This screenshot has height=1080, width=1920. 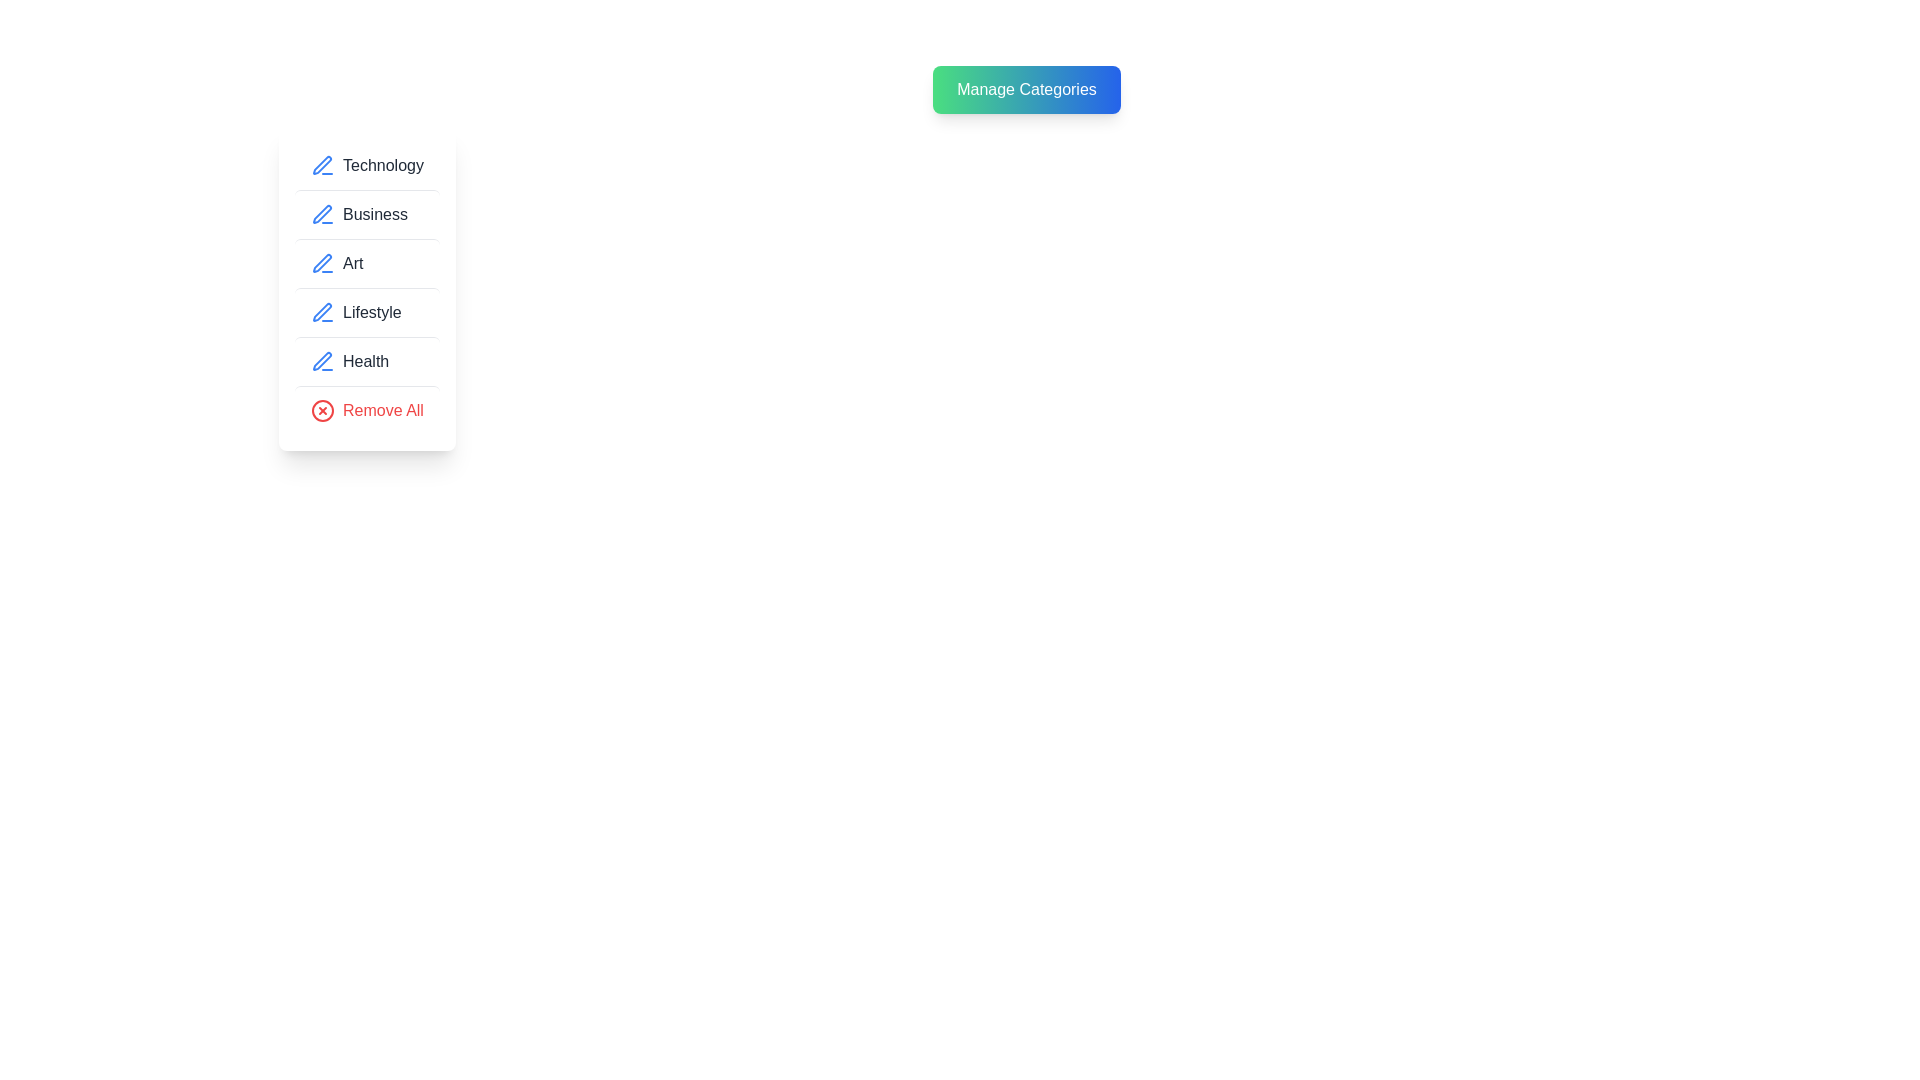 I want to click on the category item corresponding to Art, so click(x=366, y=261).